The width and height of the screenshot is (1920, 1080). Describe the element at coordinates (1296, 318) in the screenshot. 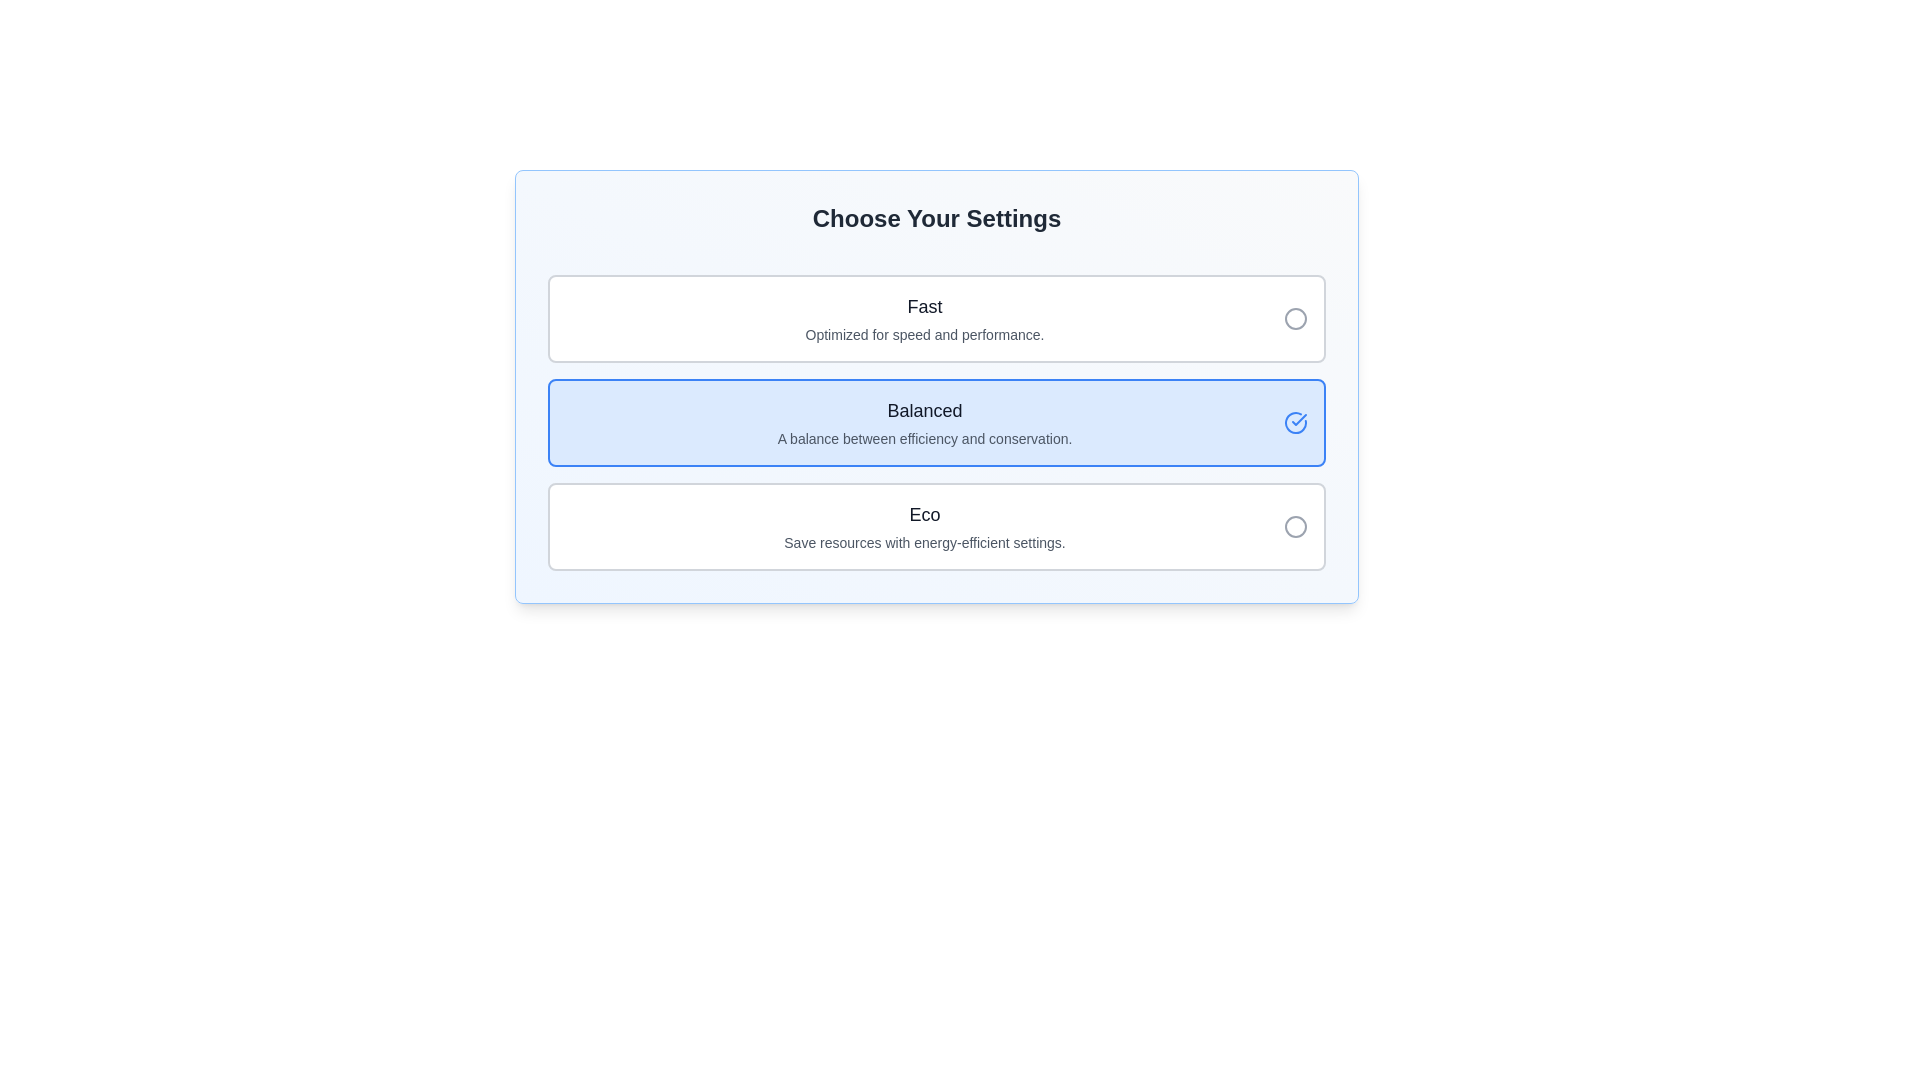

I see `the Circle representing the non-selected state in the 'Fast' option row, located at the far right of the row` at that location.